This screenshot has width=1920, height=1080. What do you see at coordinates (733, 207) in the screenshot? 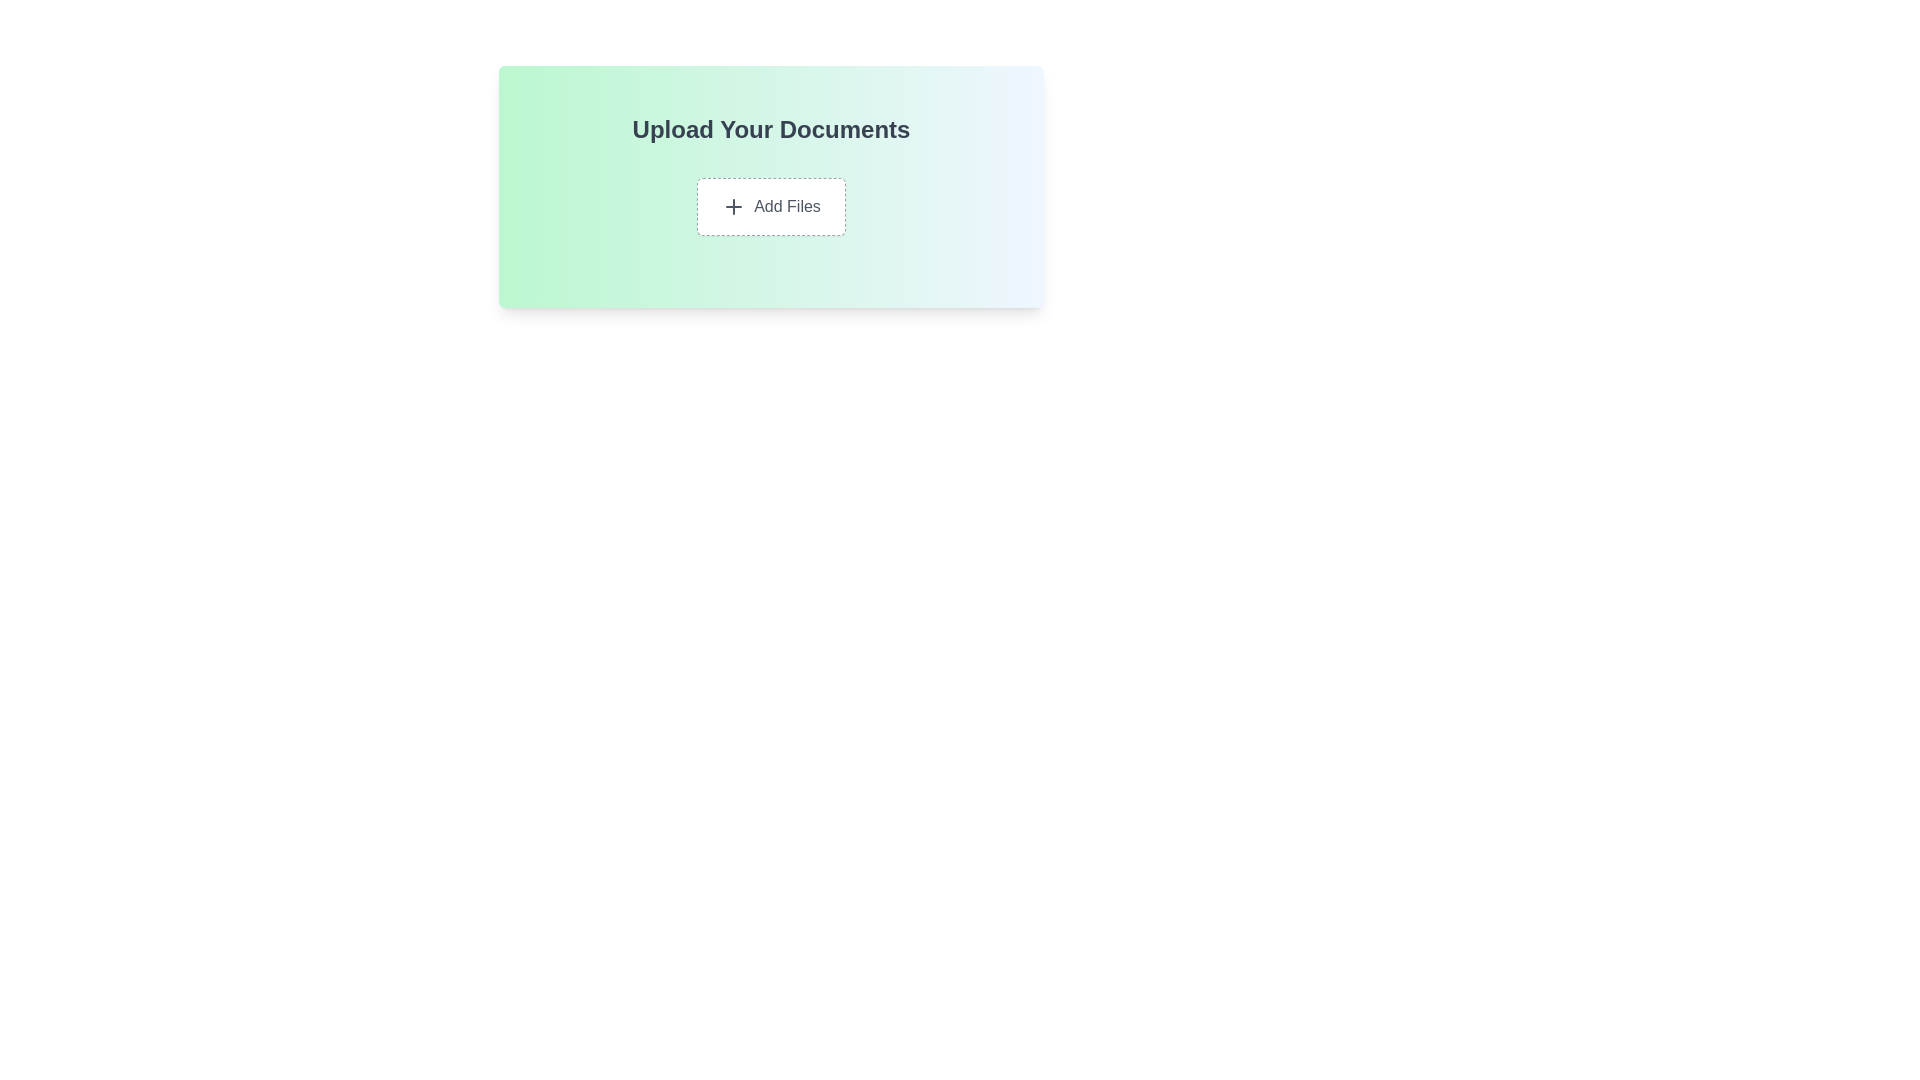
I see `the icon located to the left of the 'Add Files' text within the 'Add Files' button in the 'Upload Your Documents' section` at bounding box center [733, 207].